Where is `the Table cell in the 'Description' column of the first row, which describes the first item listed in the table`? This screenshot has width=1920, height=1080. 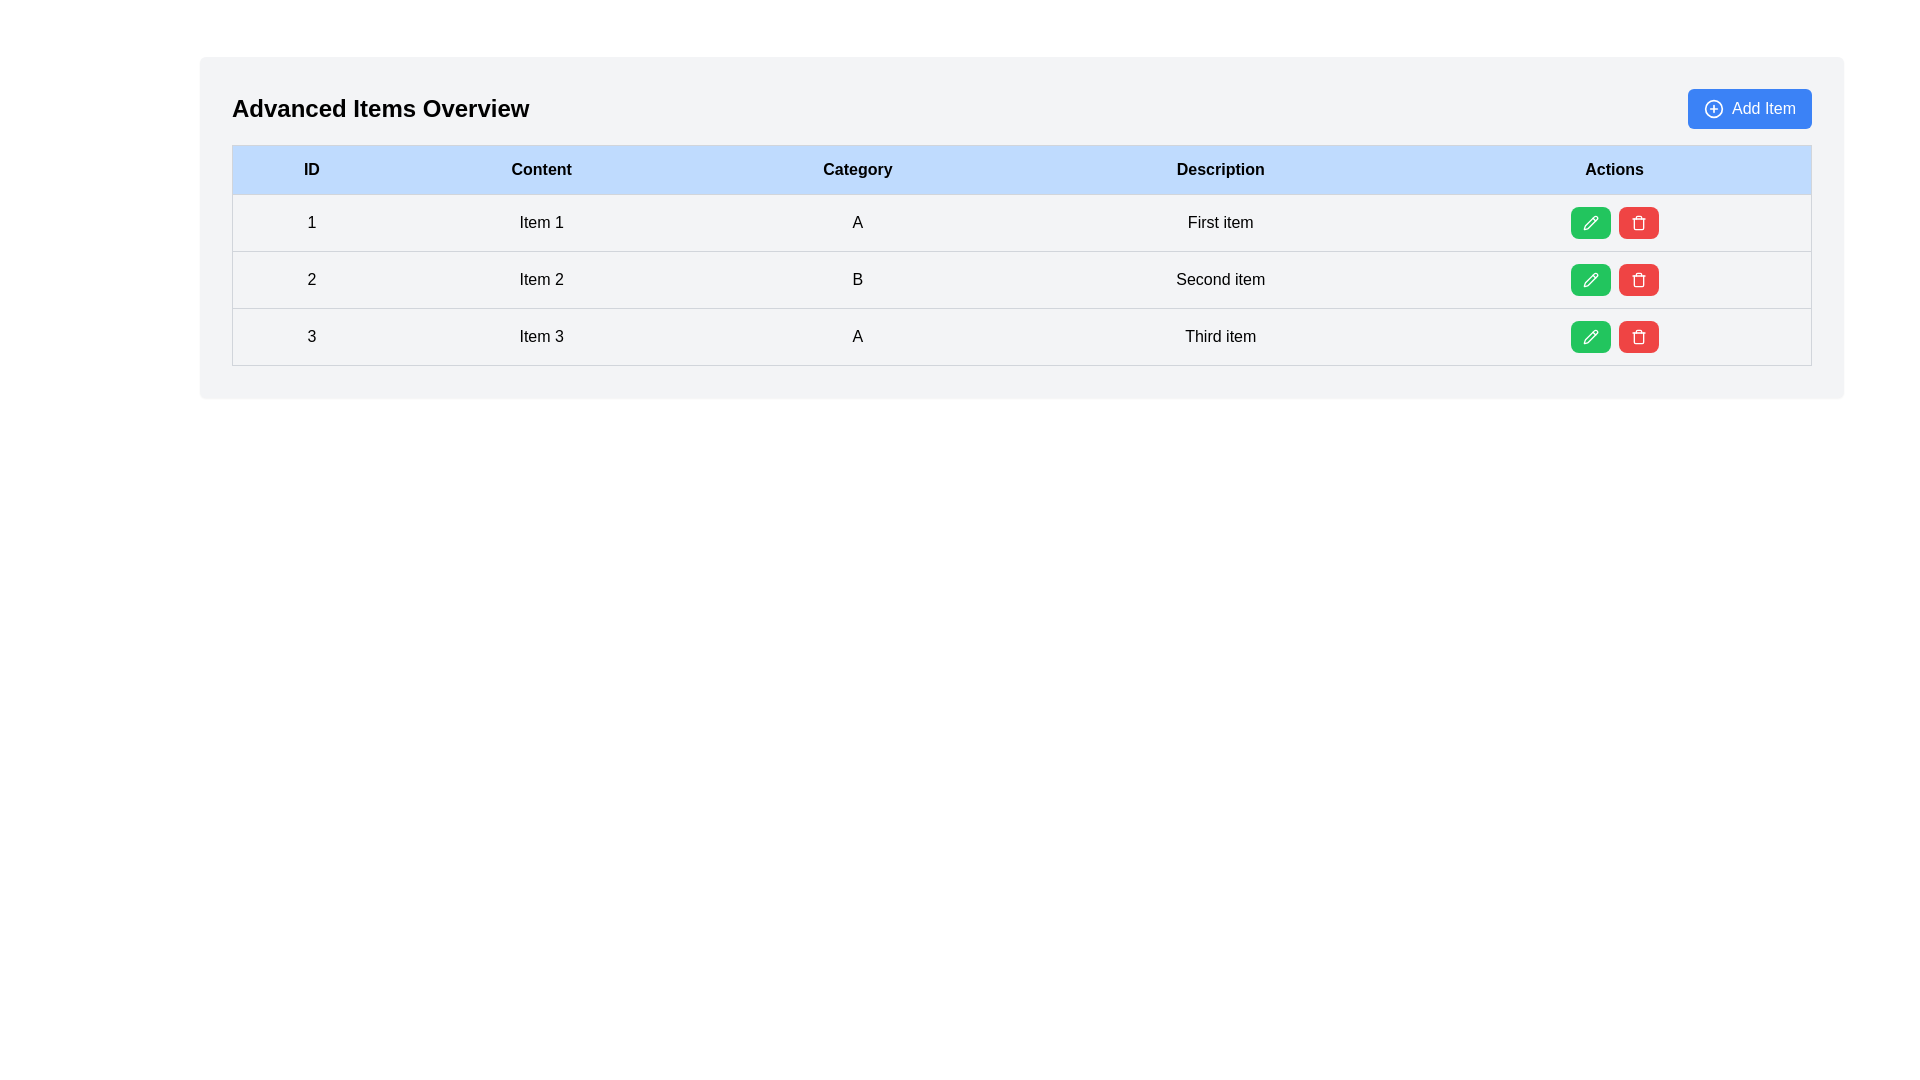 the Table cell in the 'Description' column of the first row, which describes the first item listed in the table is located at coordinates (1219, 223).